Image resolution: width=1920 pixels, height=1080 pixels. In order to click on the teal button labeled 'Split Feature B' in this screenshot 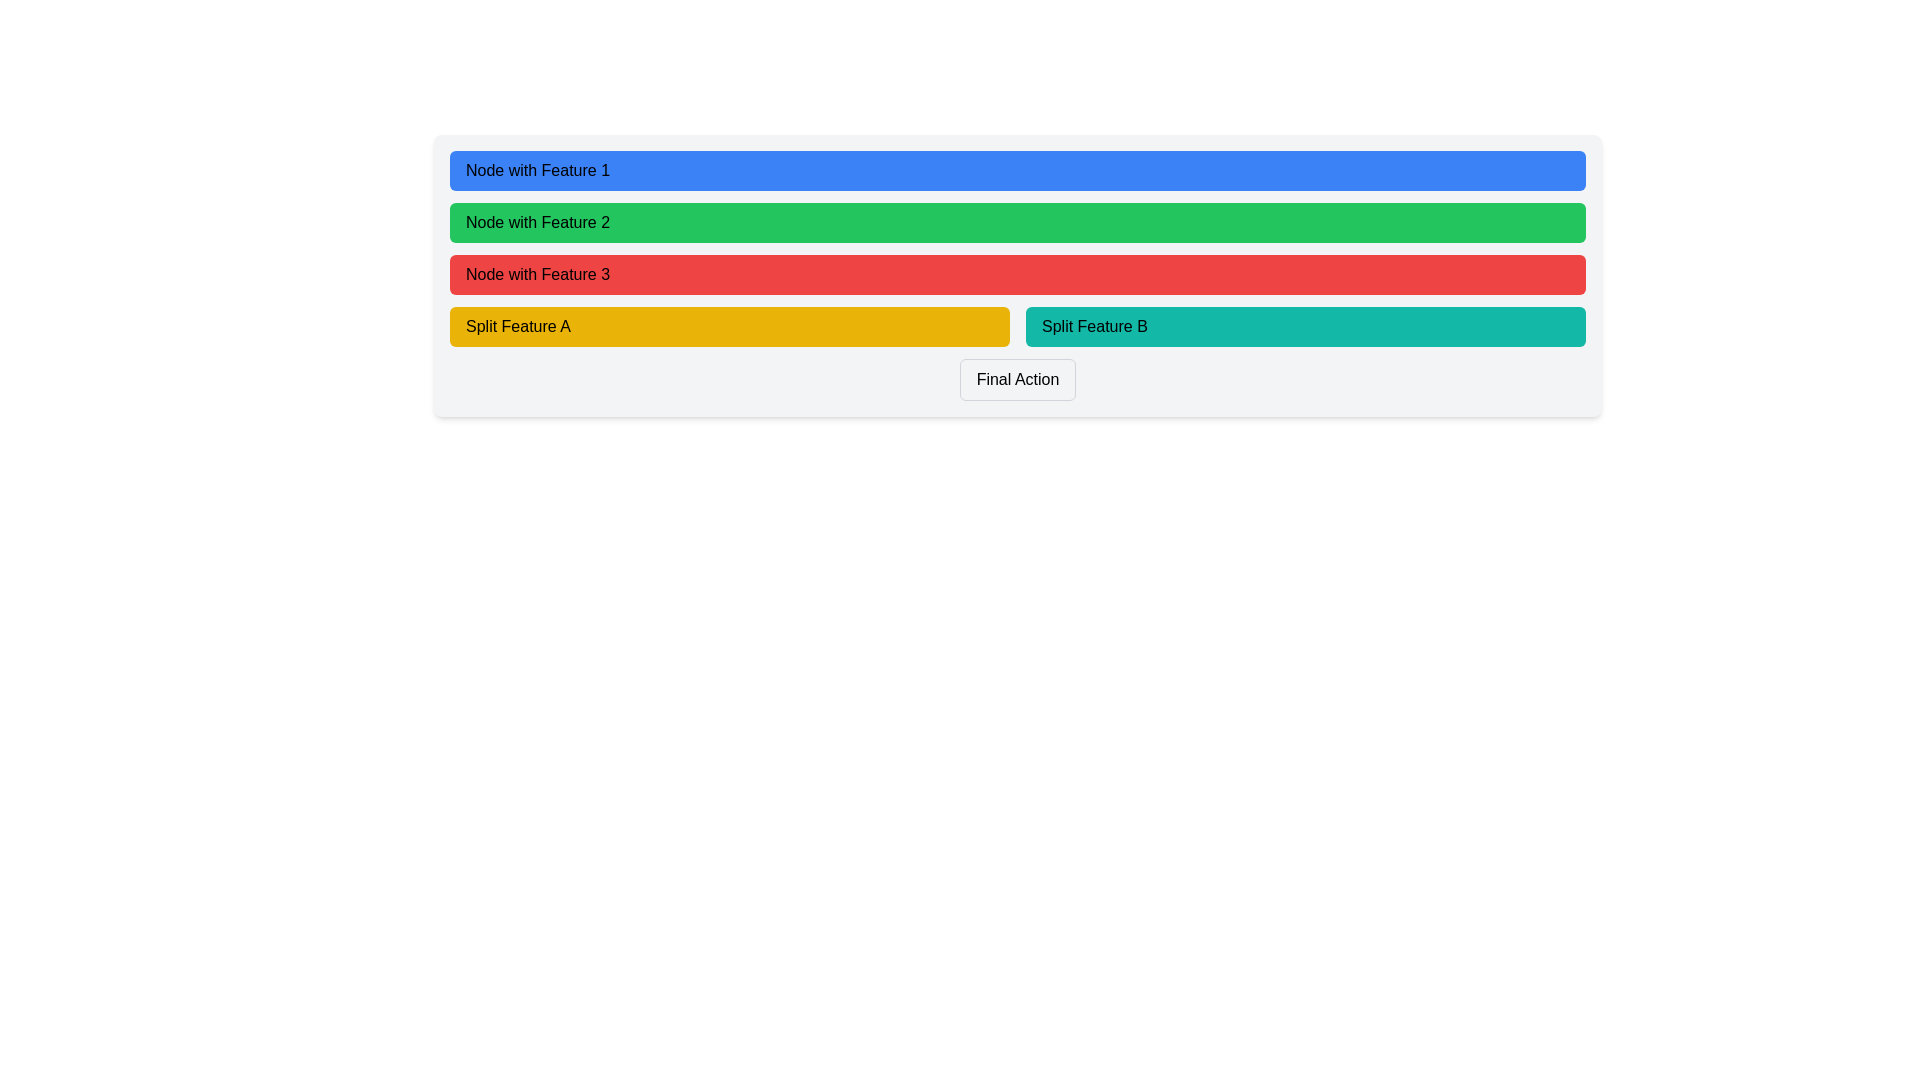, I will do `click(1305, 326)`.